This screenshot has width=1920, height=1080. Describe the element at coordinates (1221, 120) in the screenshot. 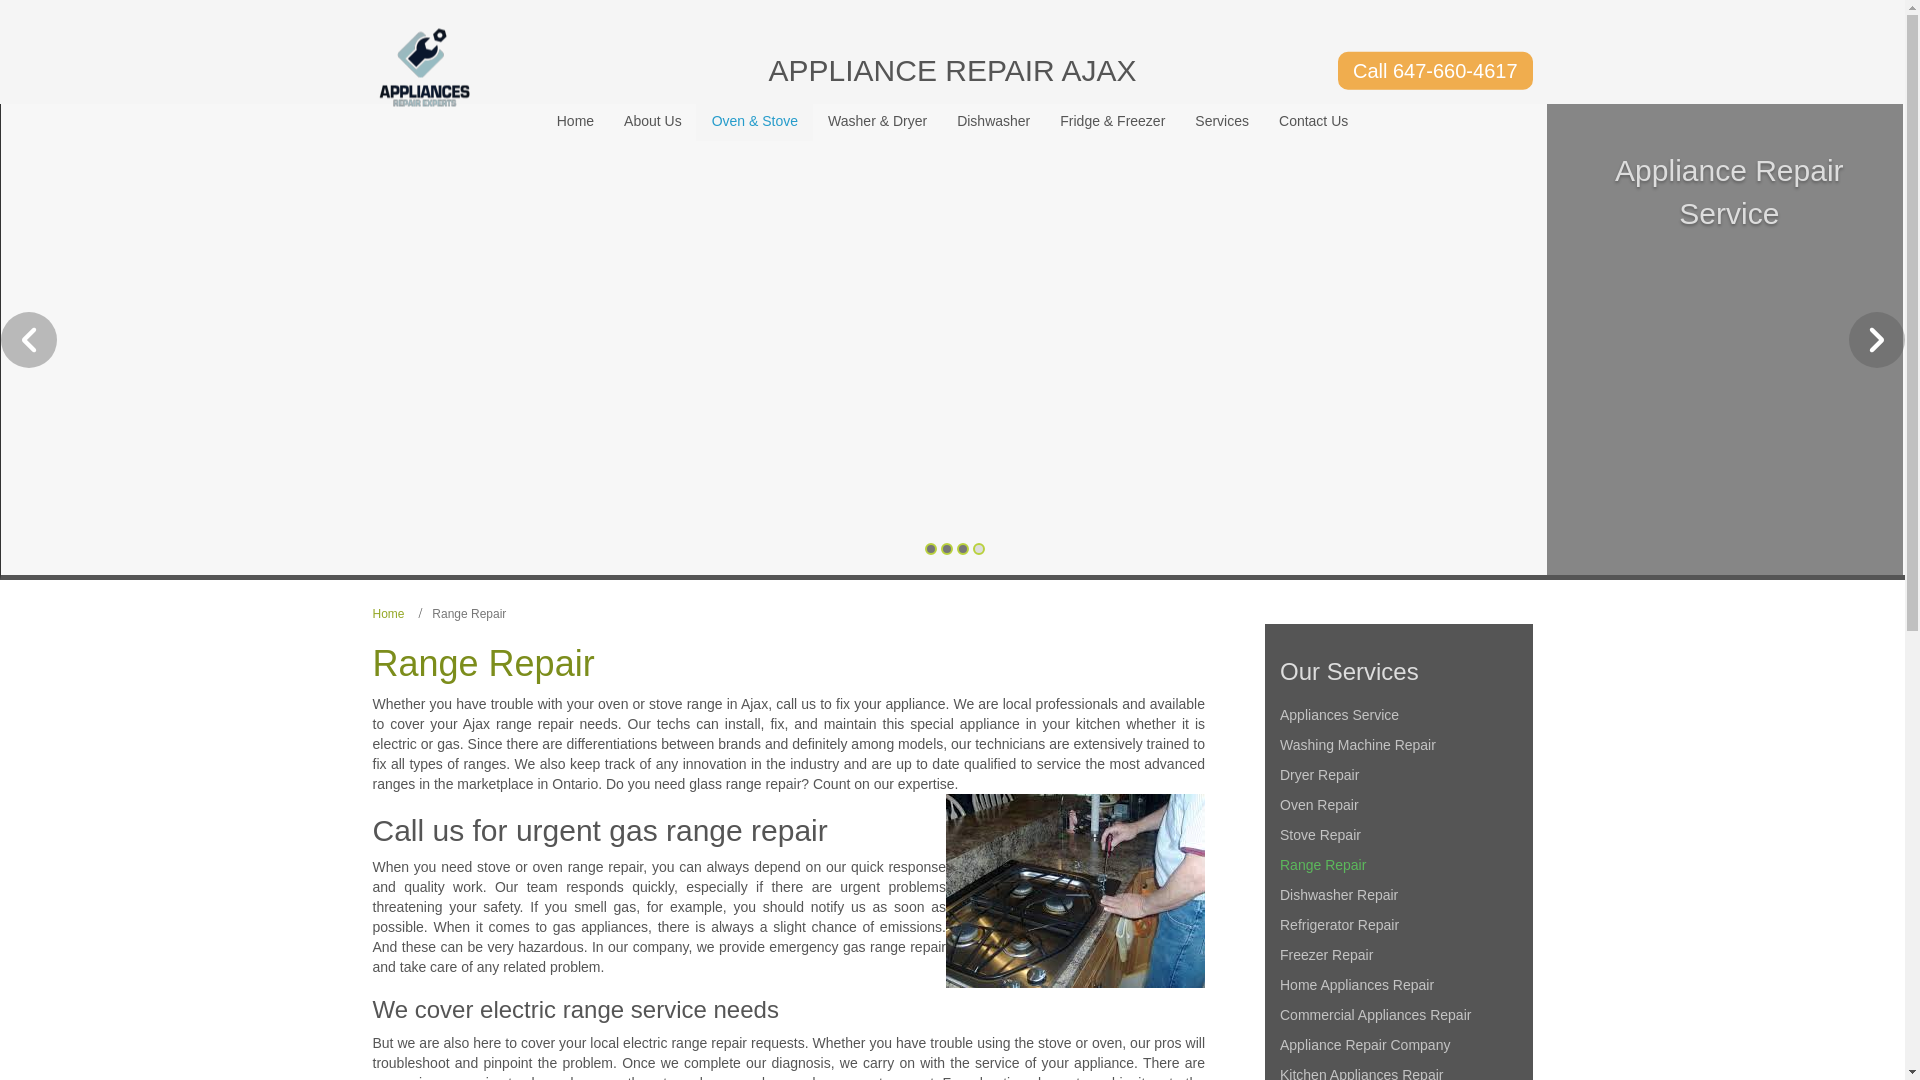

I see `'Services'` at that location.